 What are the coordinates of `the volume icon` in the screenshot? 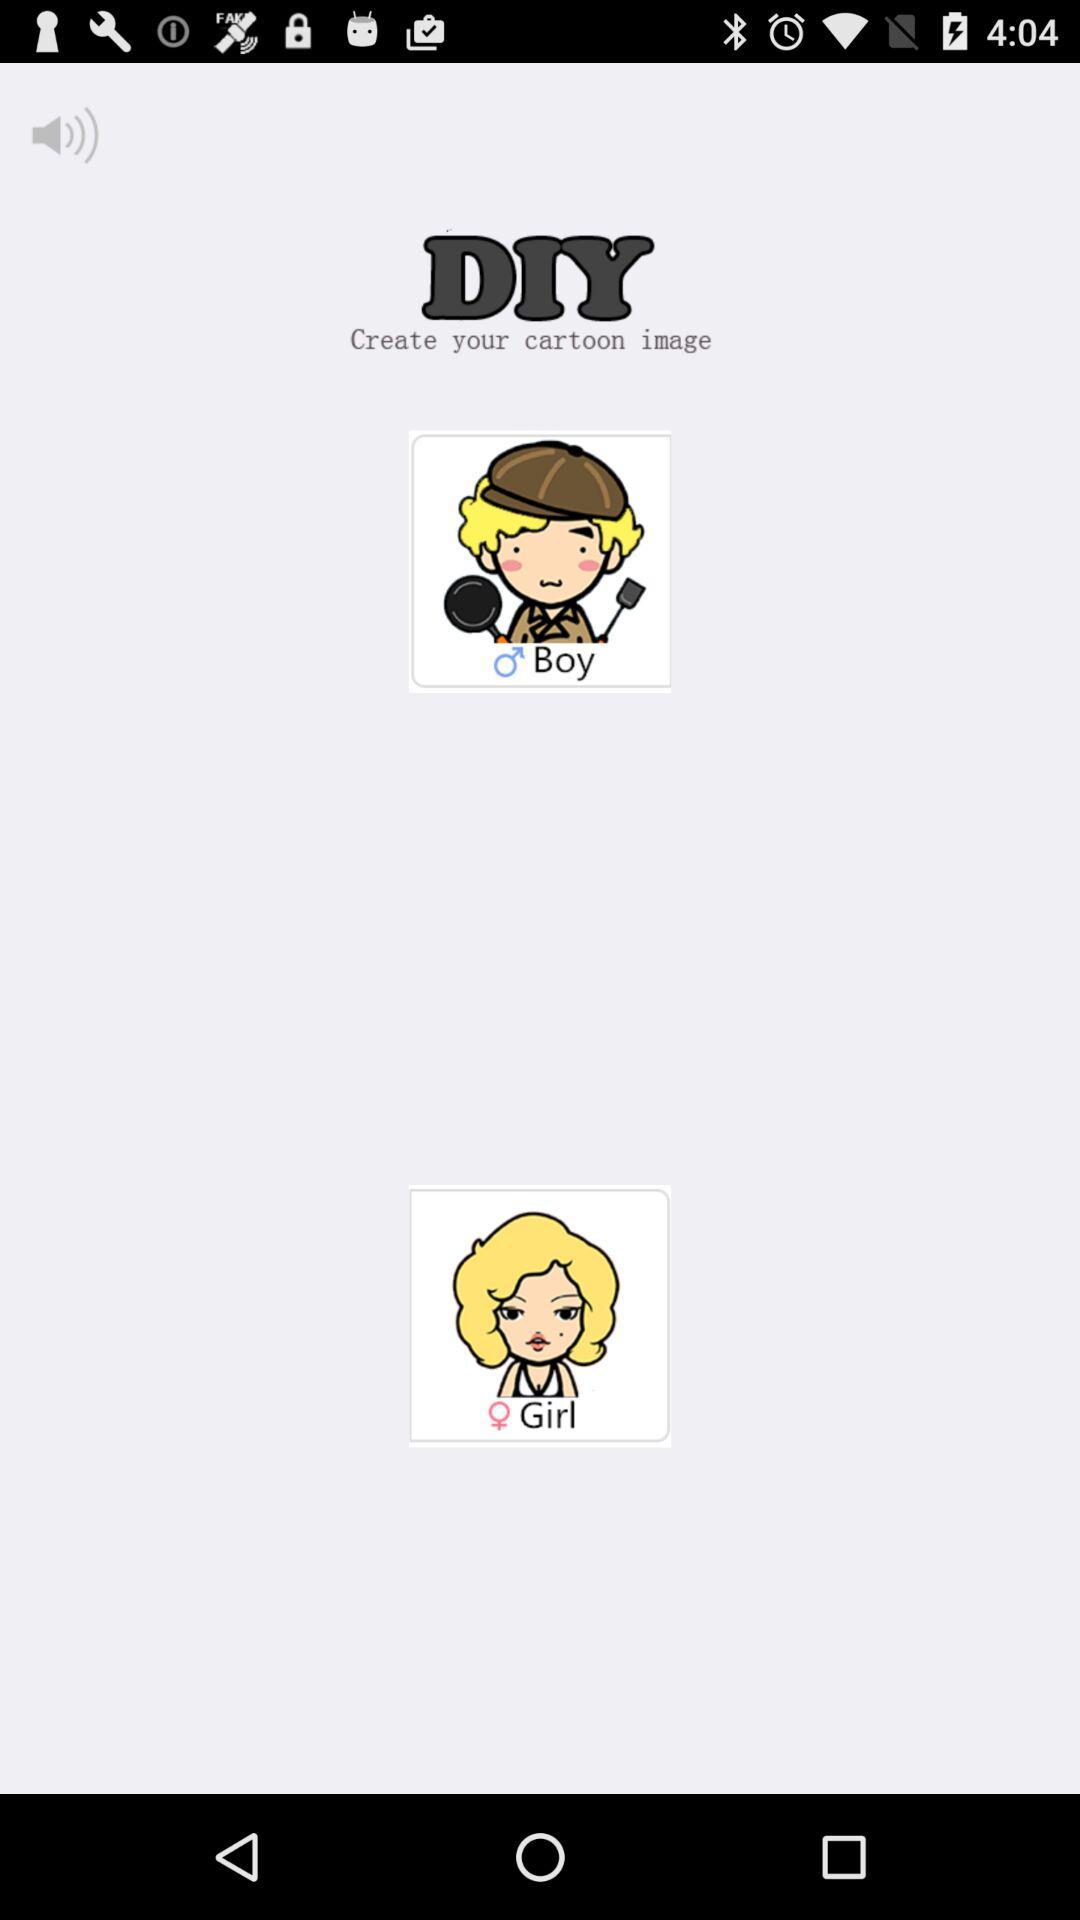 It's located at (64, 143).